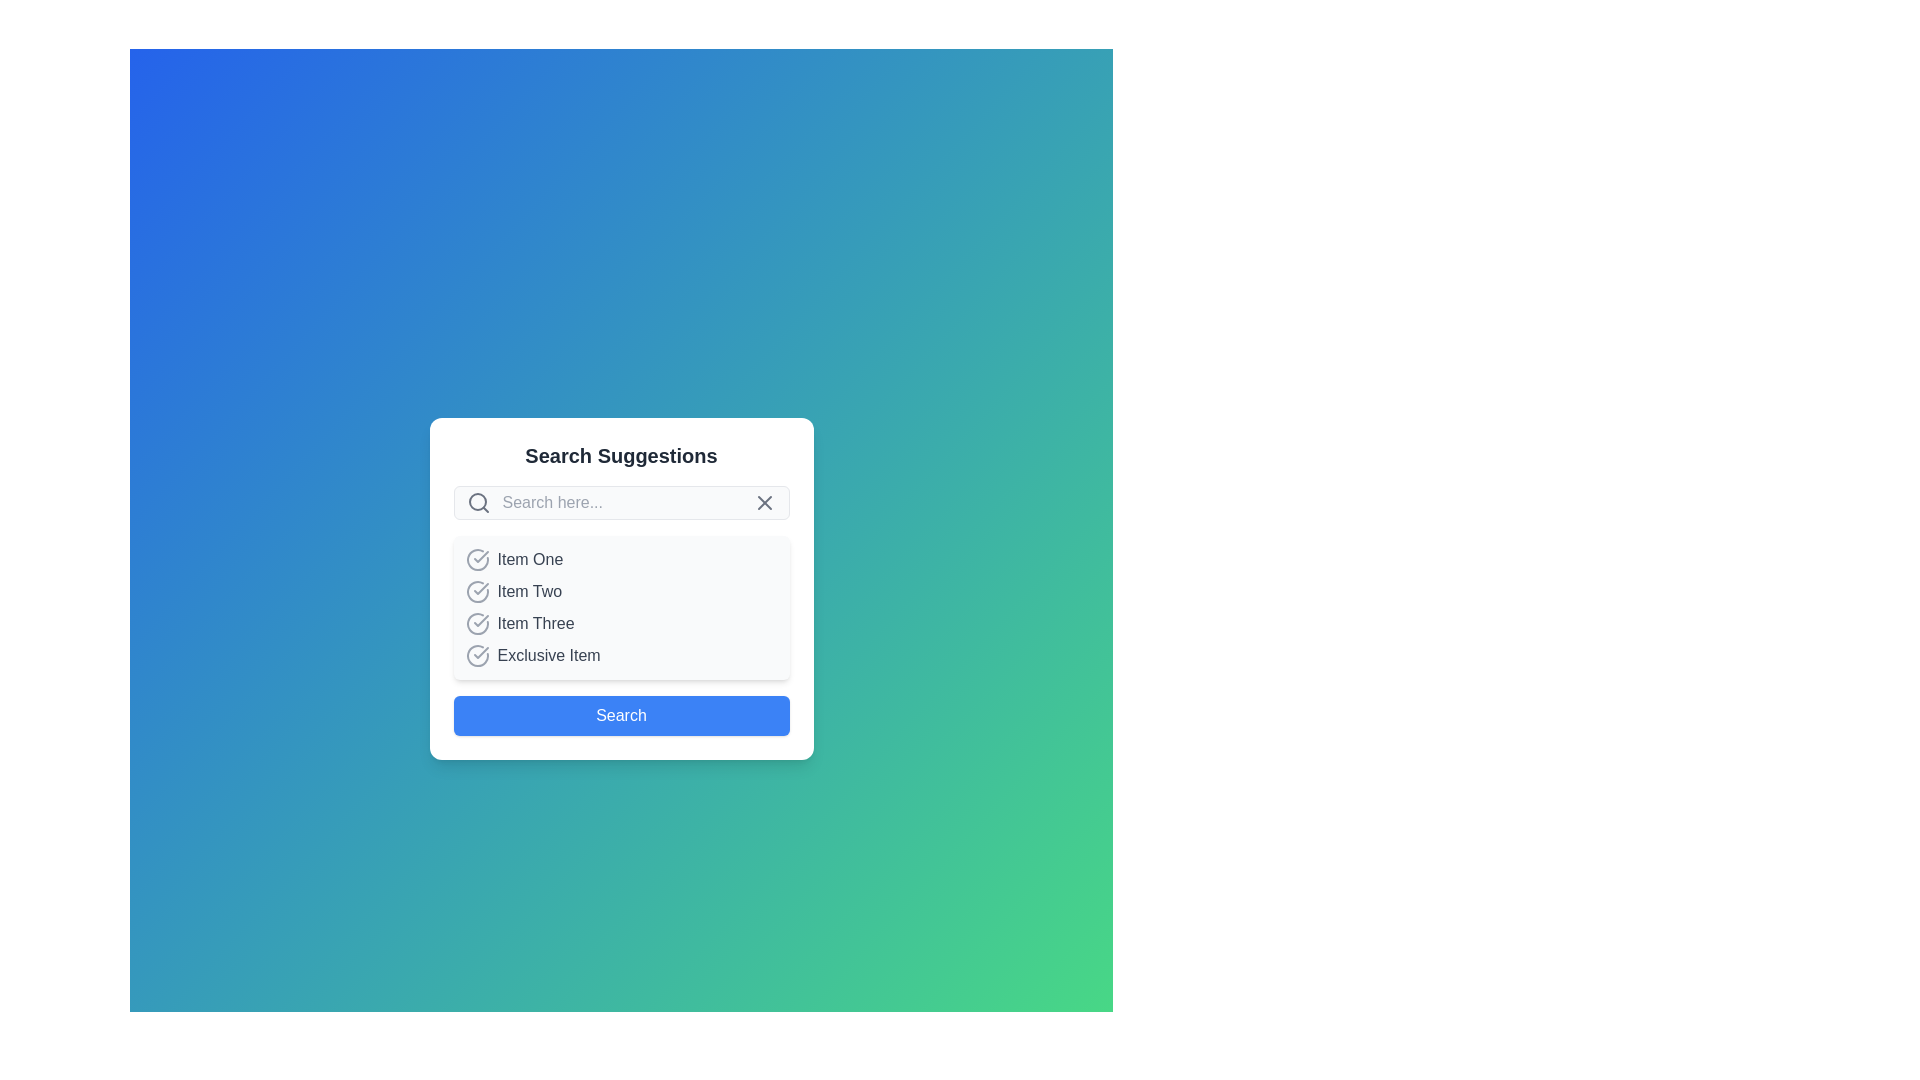 The width and height of the screenshot is (1920, 1080). What do you see at coordinates (476, 623) in the screenshot?
I see `the circular icon-based checkbox with a checkmark located to the left of the text 'Item Three' in the third row of the list in the modal window` at bounding box center [476, 623].